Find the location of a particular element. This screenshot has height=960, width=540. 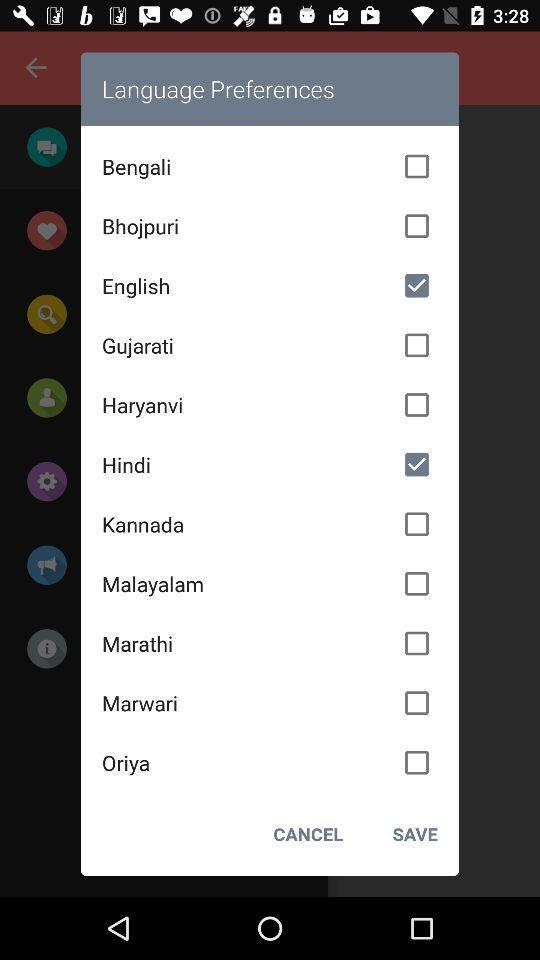

the haryanvi is located at coordinates (270, 404).